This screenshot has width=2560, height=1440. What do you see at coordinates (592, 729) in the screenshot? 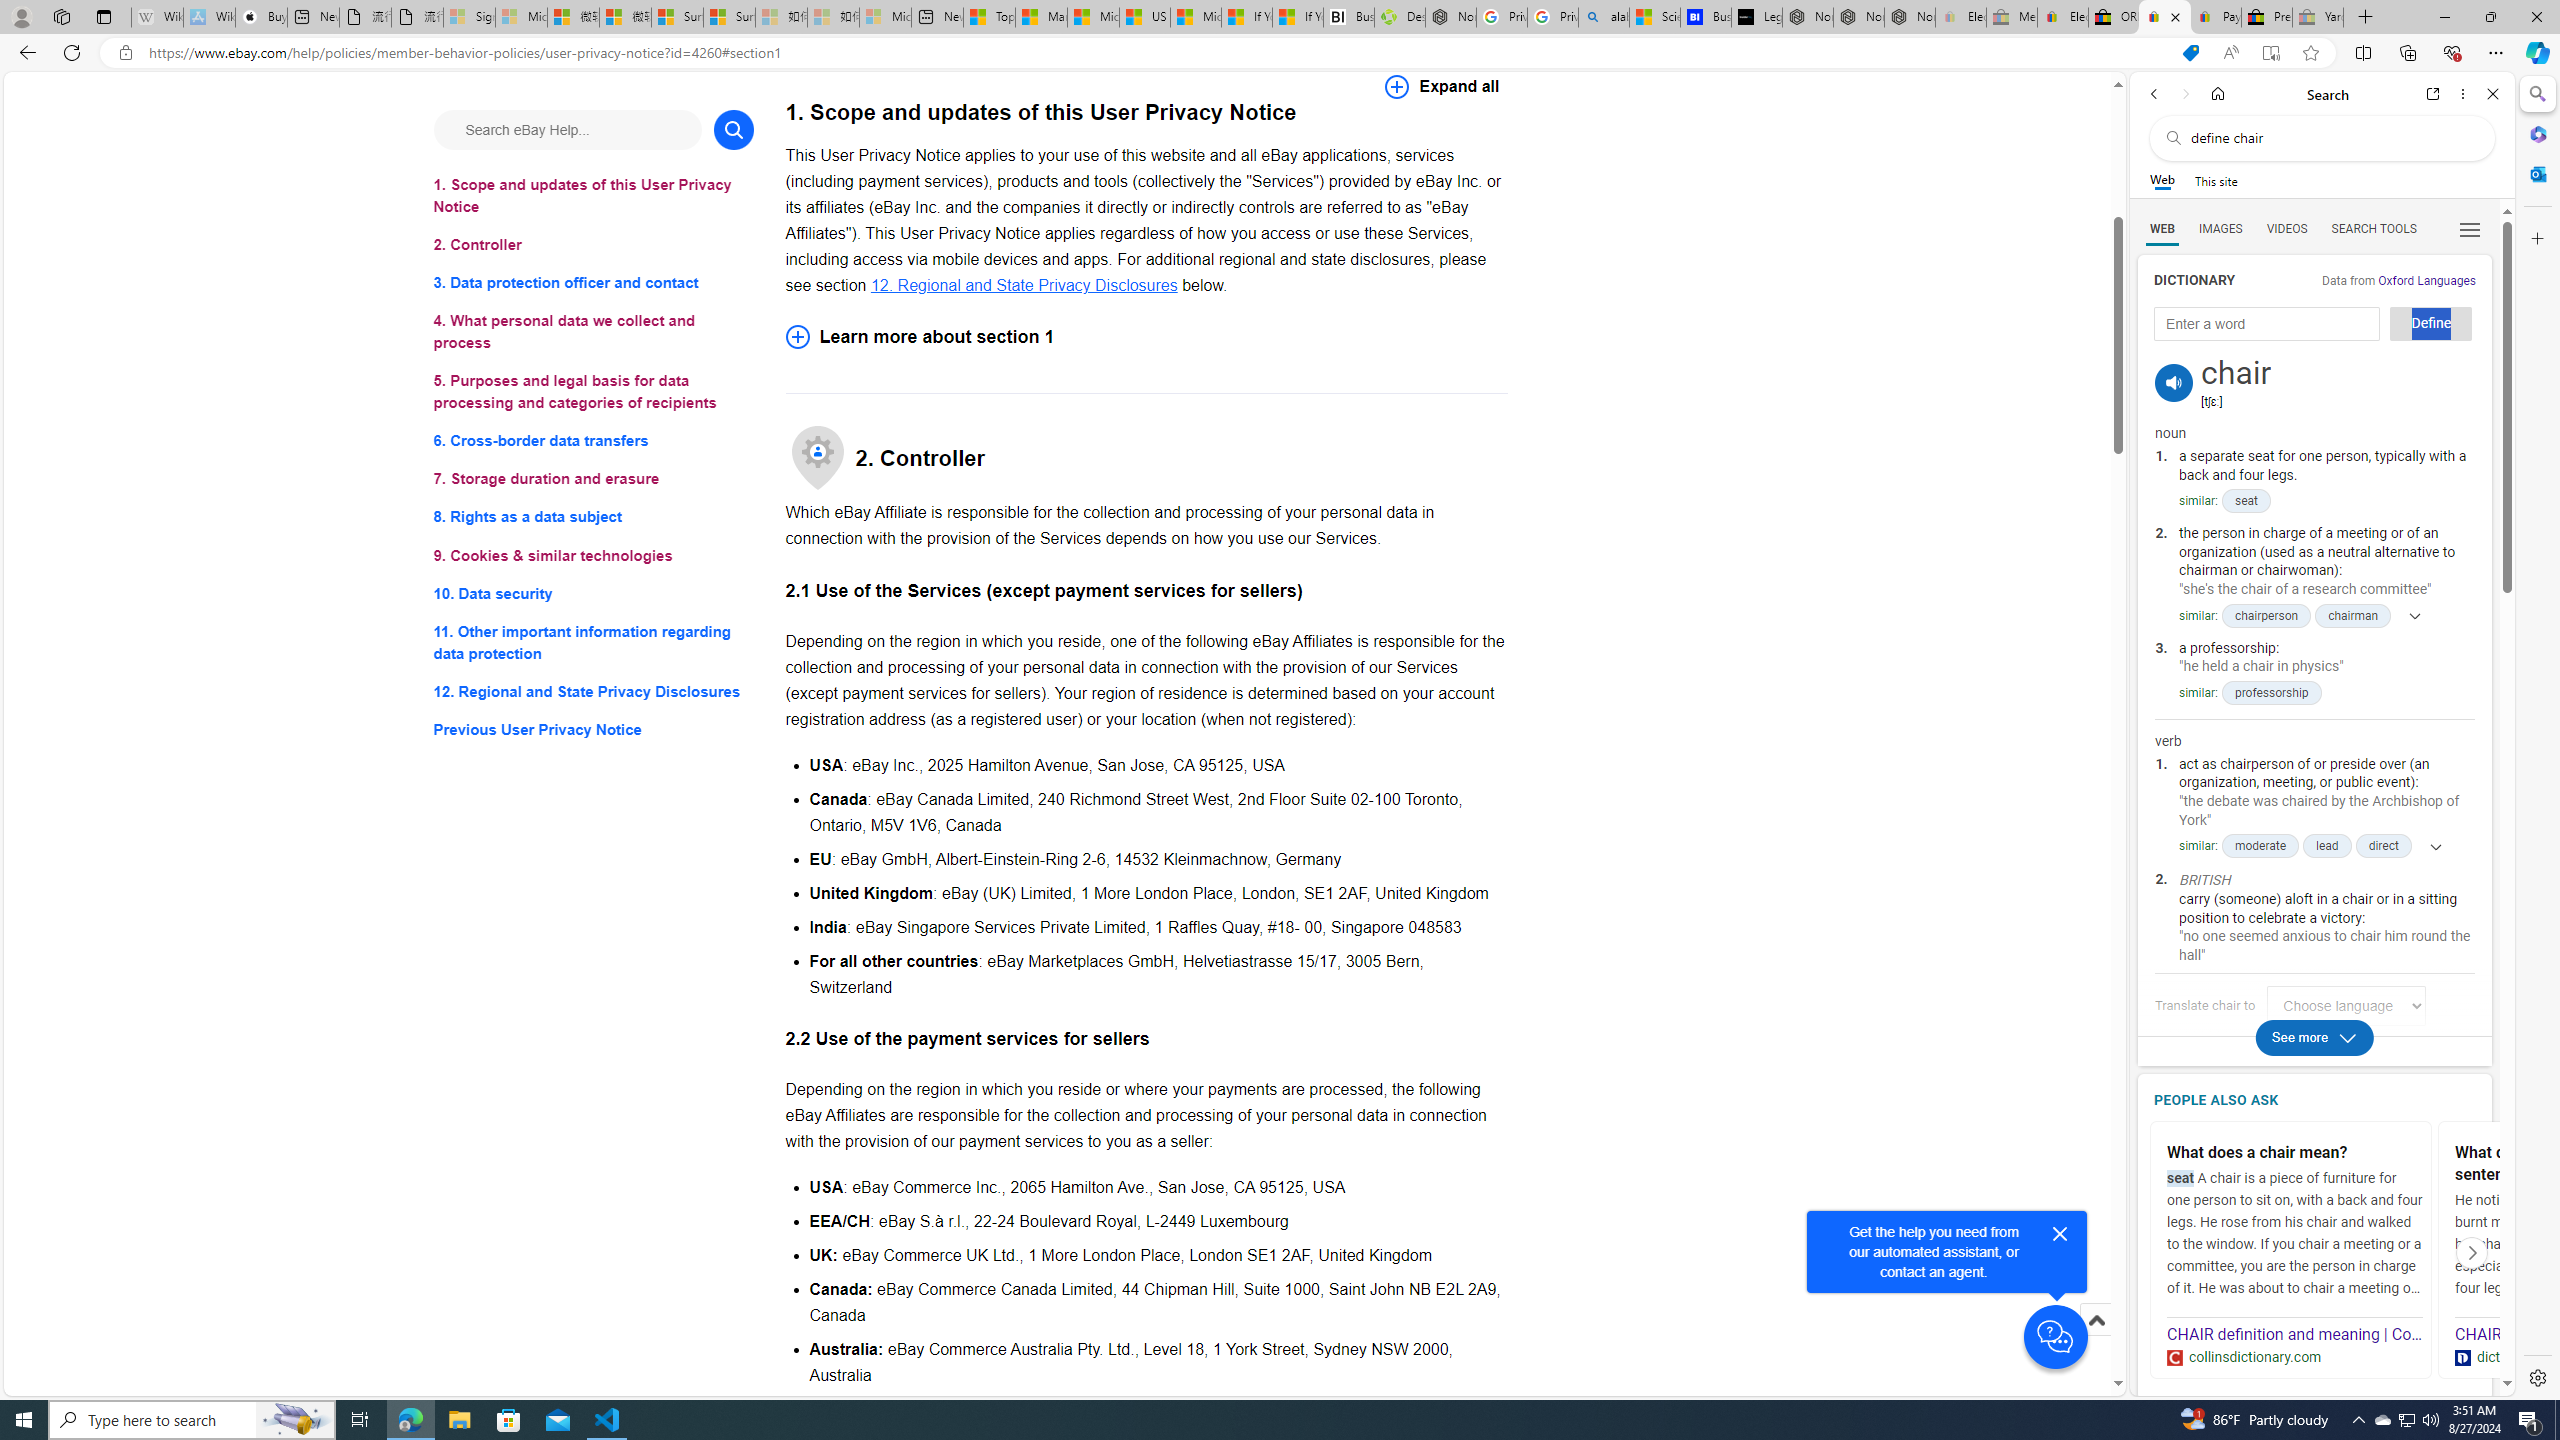
I see `'Previous User Privacy Notice'` at bounding box center [592, 729].